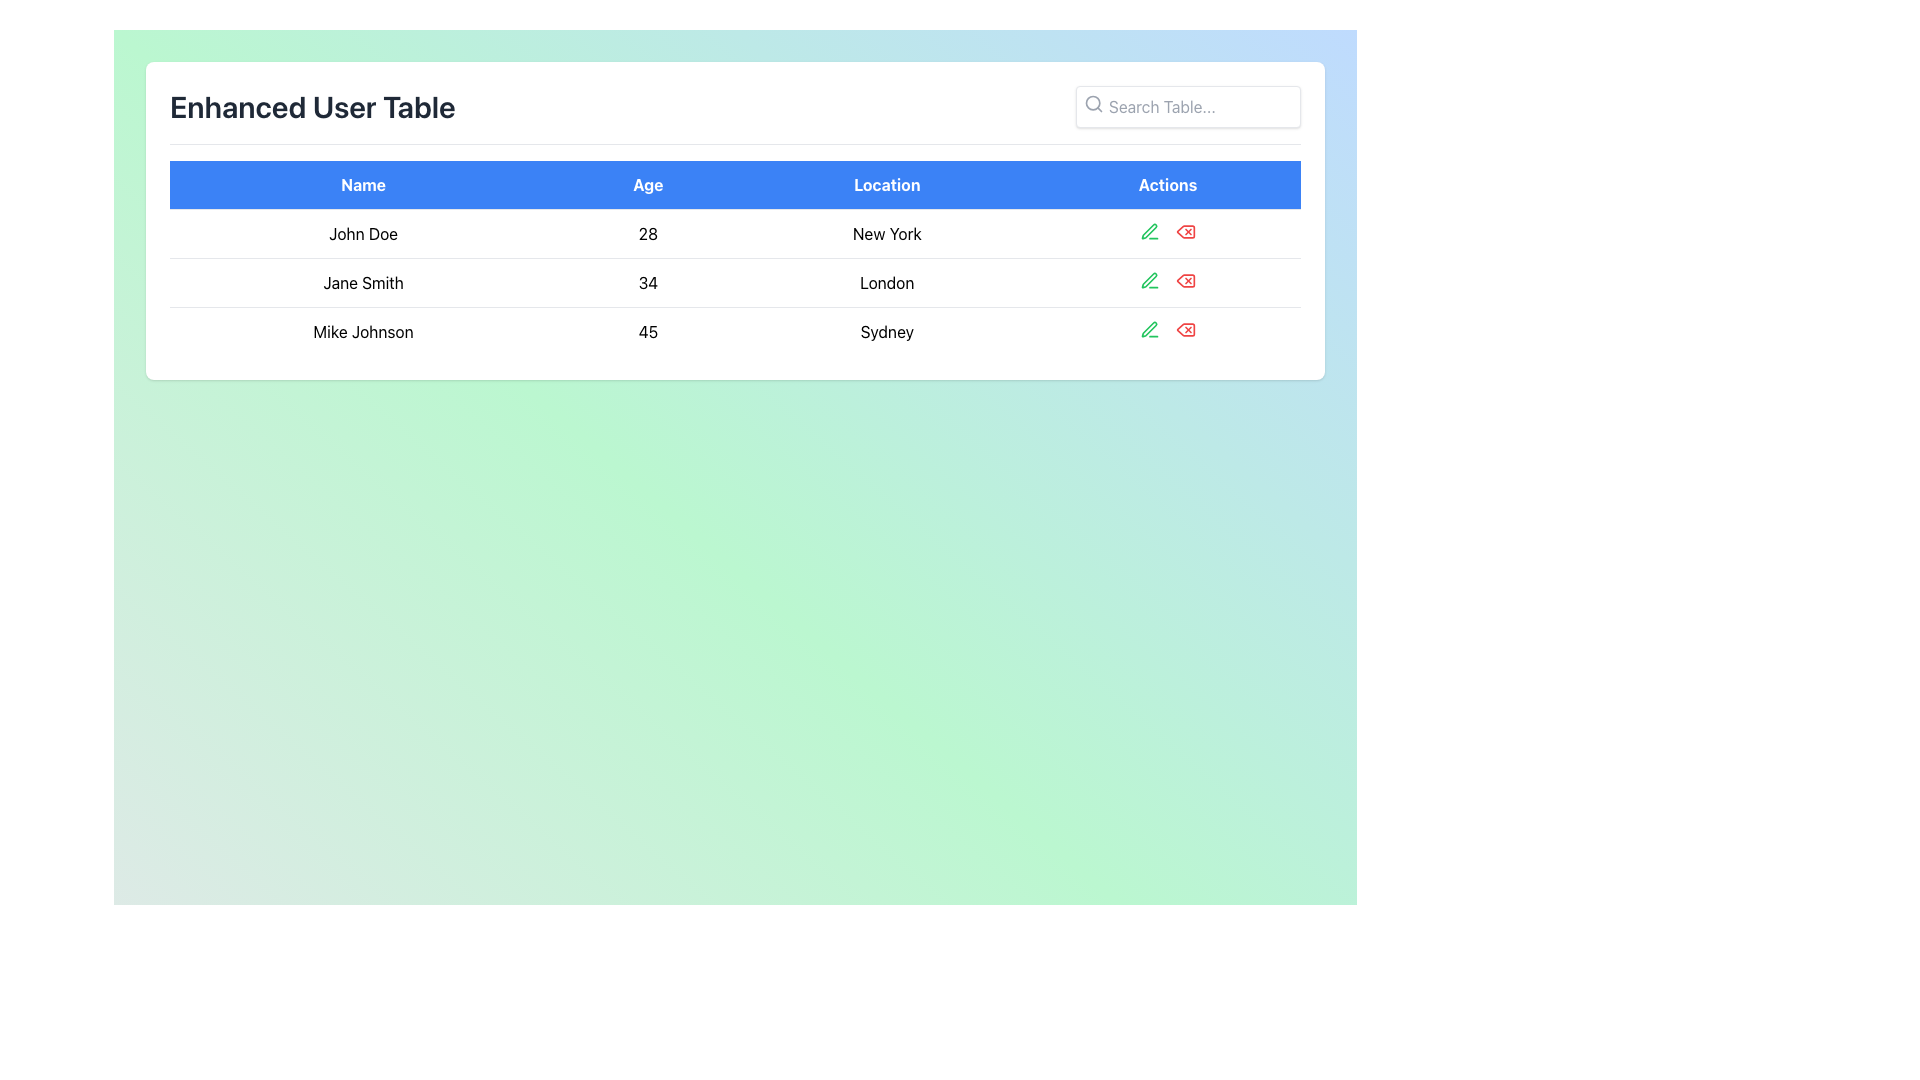 This screenshot has width=1920, height=1080. I want to click on the red delete button located in the Actions column of the first row of the table, so click(1185, 230).